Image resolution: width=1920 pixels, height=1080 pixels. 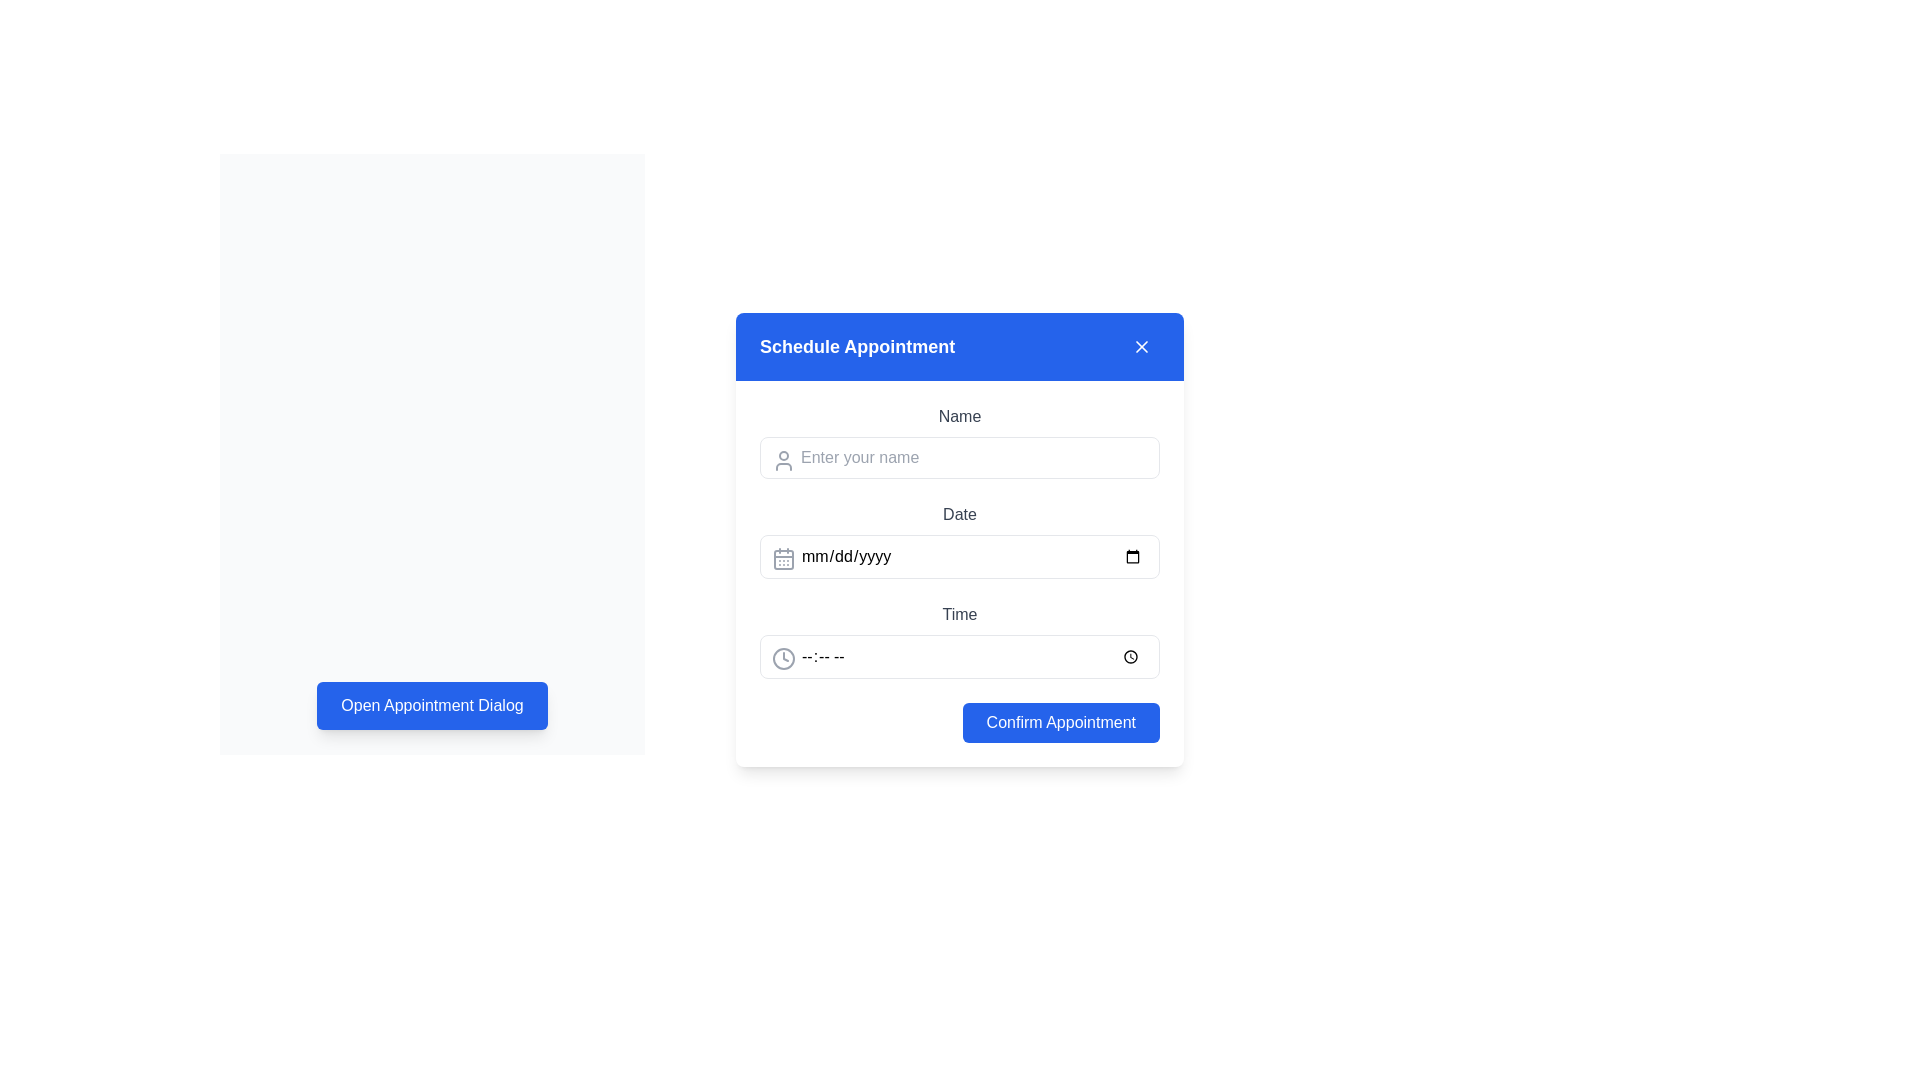 What do you see at coordinates (960, 613) in the screenshot?
I see `the text label reading 'Time' in the 'Schedule Appointment' modal dialog, which is styled with a gray color and medium font weight, located below the 'Date' field` at bounding box center [960, 613].